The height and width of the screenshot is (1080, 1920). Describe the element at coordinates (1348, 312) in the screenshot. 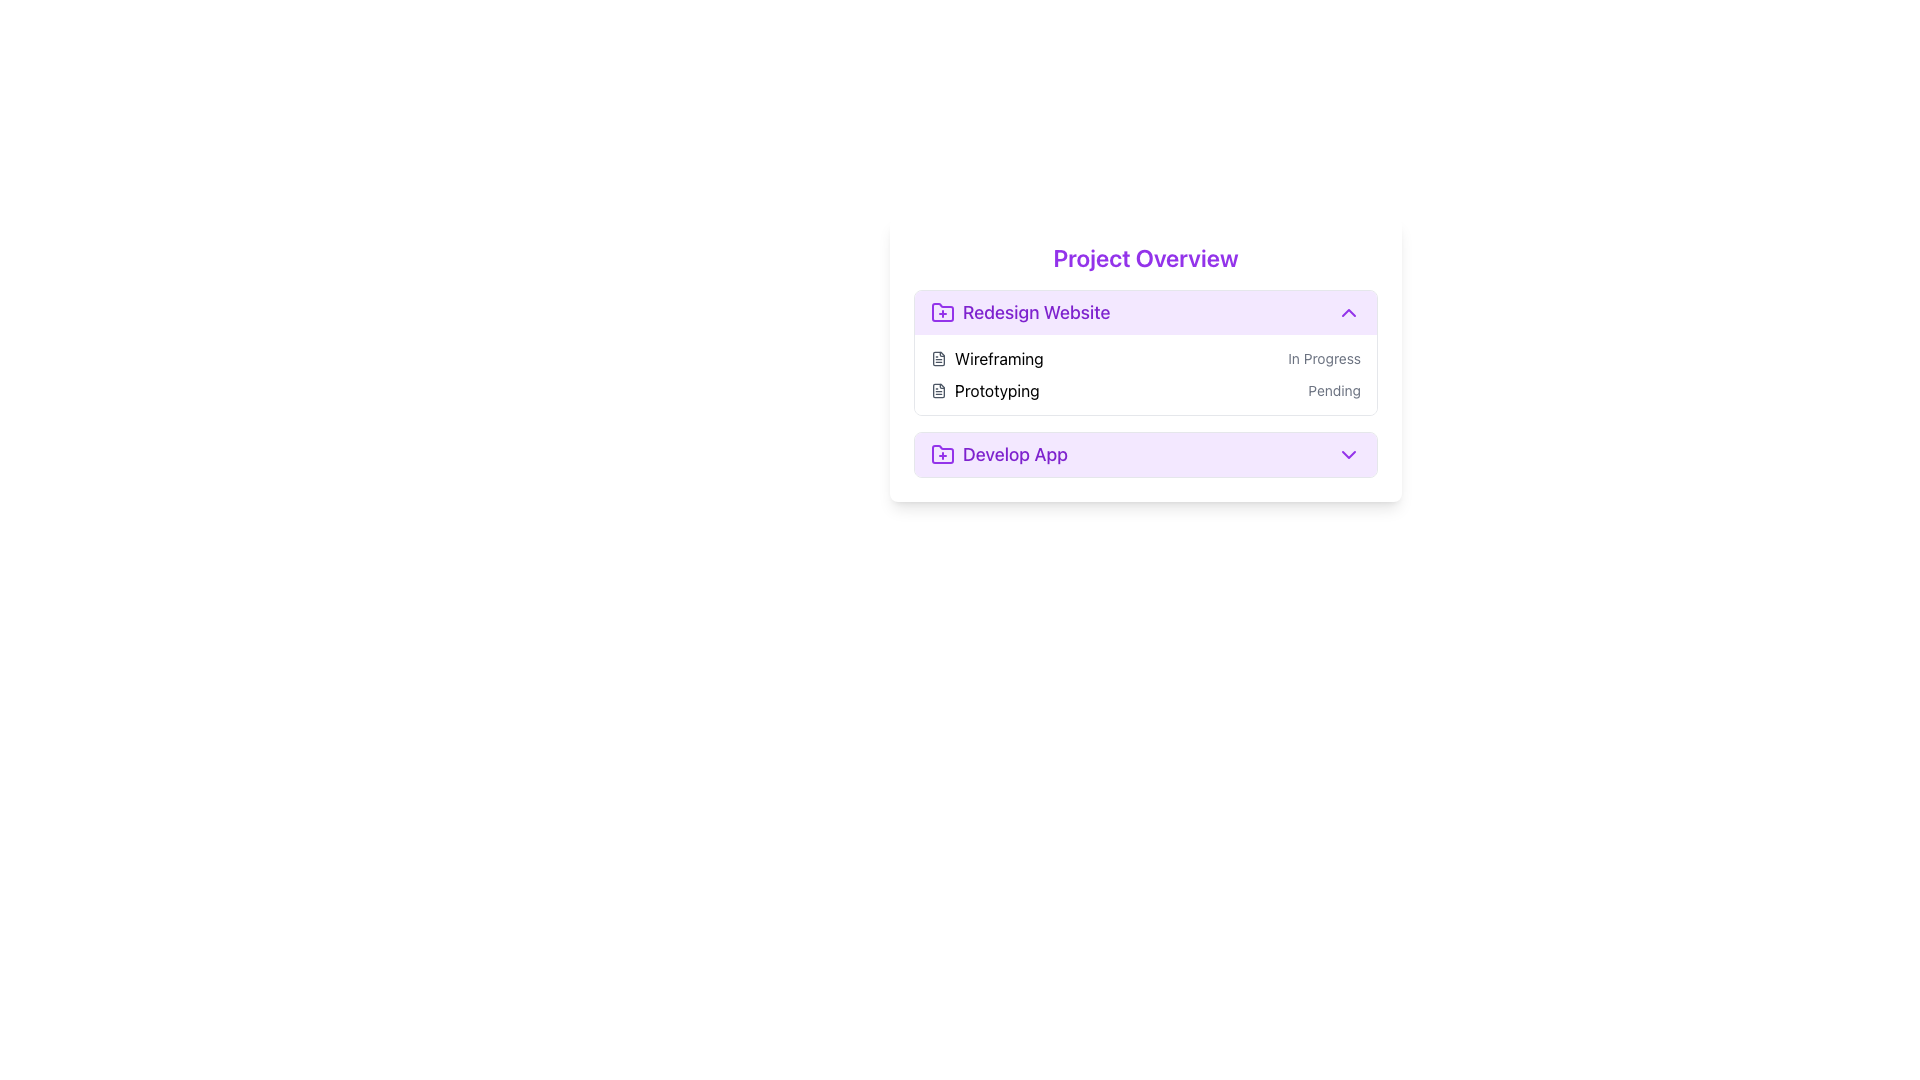

I see `the purple upward-pointing chevron icon located at the top-right corner of the 'Redesign Website' section header` at that location.